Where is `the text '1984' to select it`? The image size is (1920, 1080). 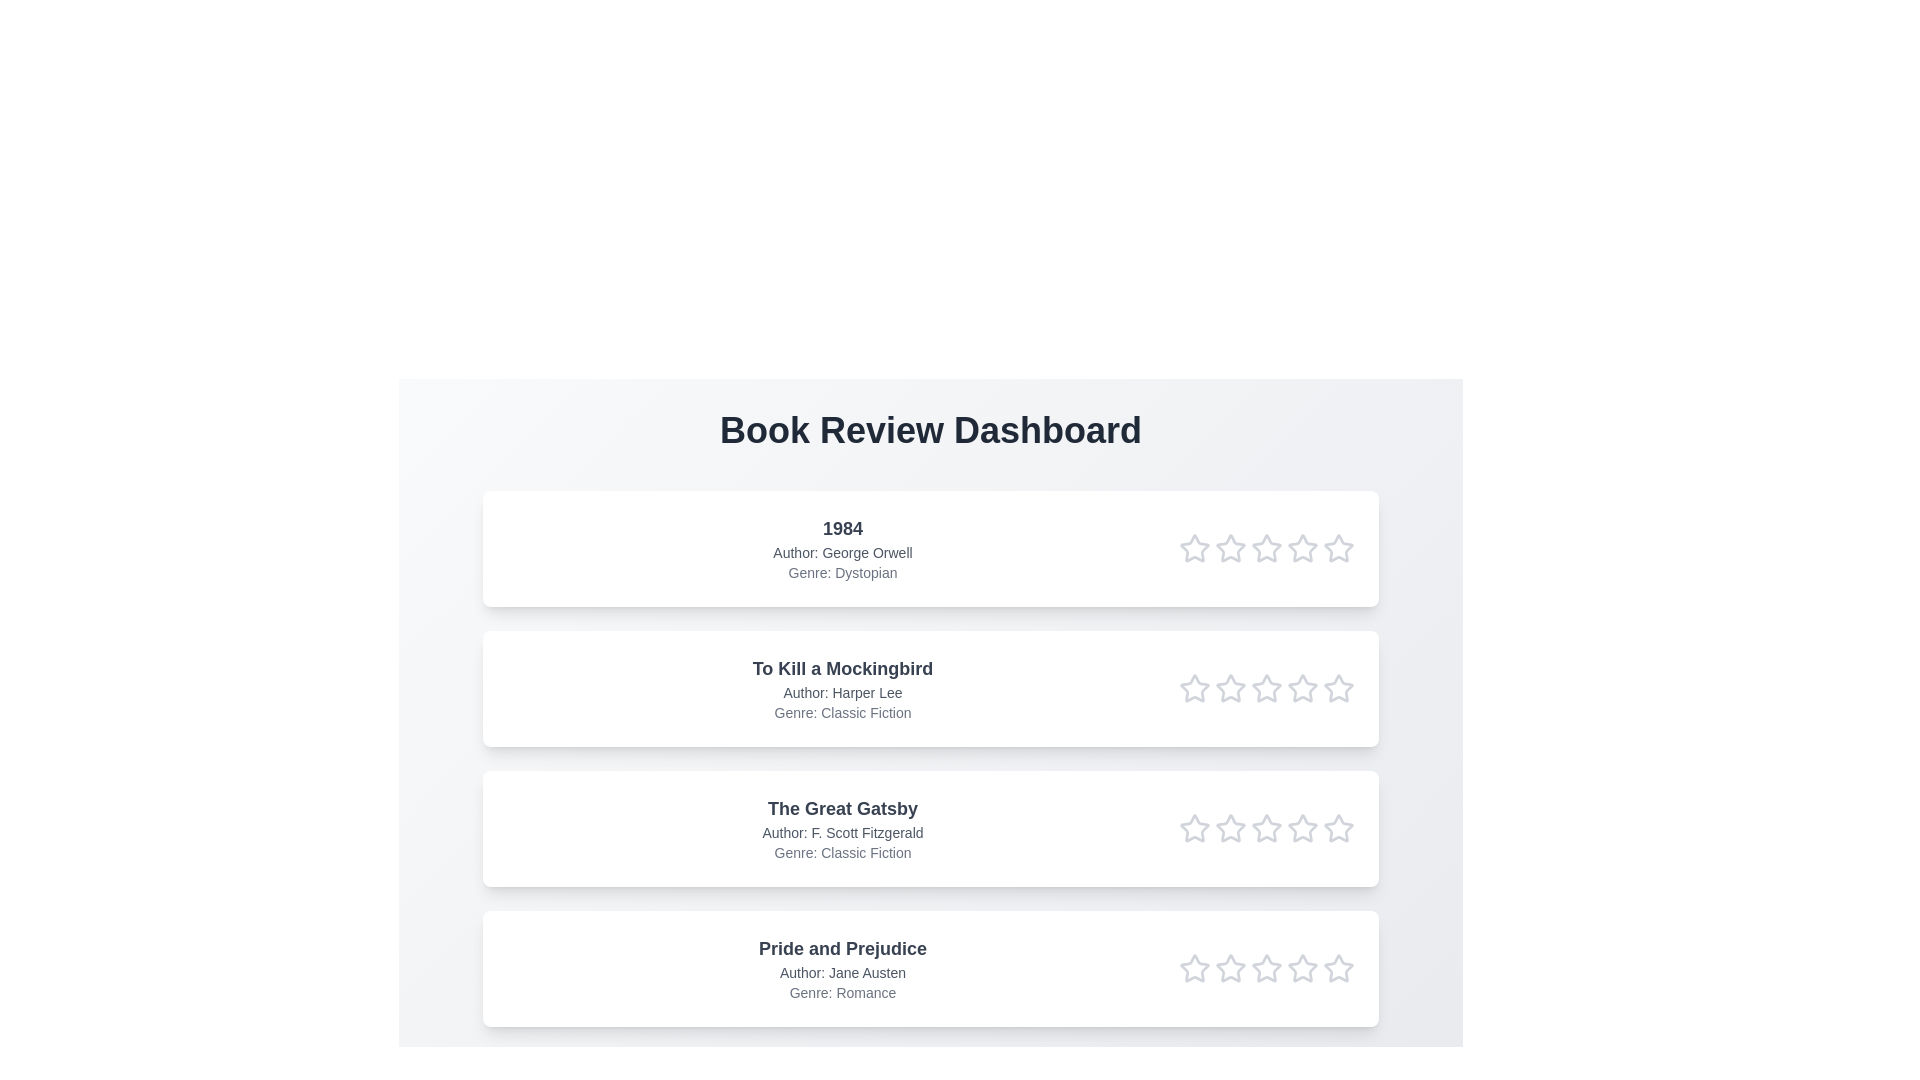 the text '1984' to select it is located at coordinates (843, 527).